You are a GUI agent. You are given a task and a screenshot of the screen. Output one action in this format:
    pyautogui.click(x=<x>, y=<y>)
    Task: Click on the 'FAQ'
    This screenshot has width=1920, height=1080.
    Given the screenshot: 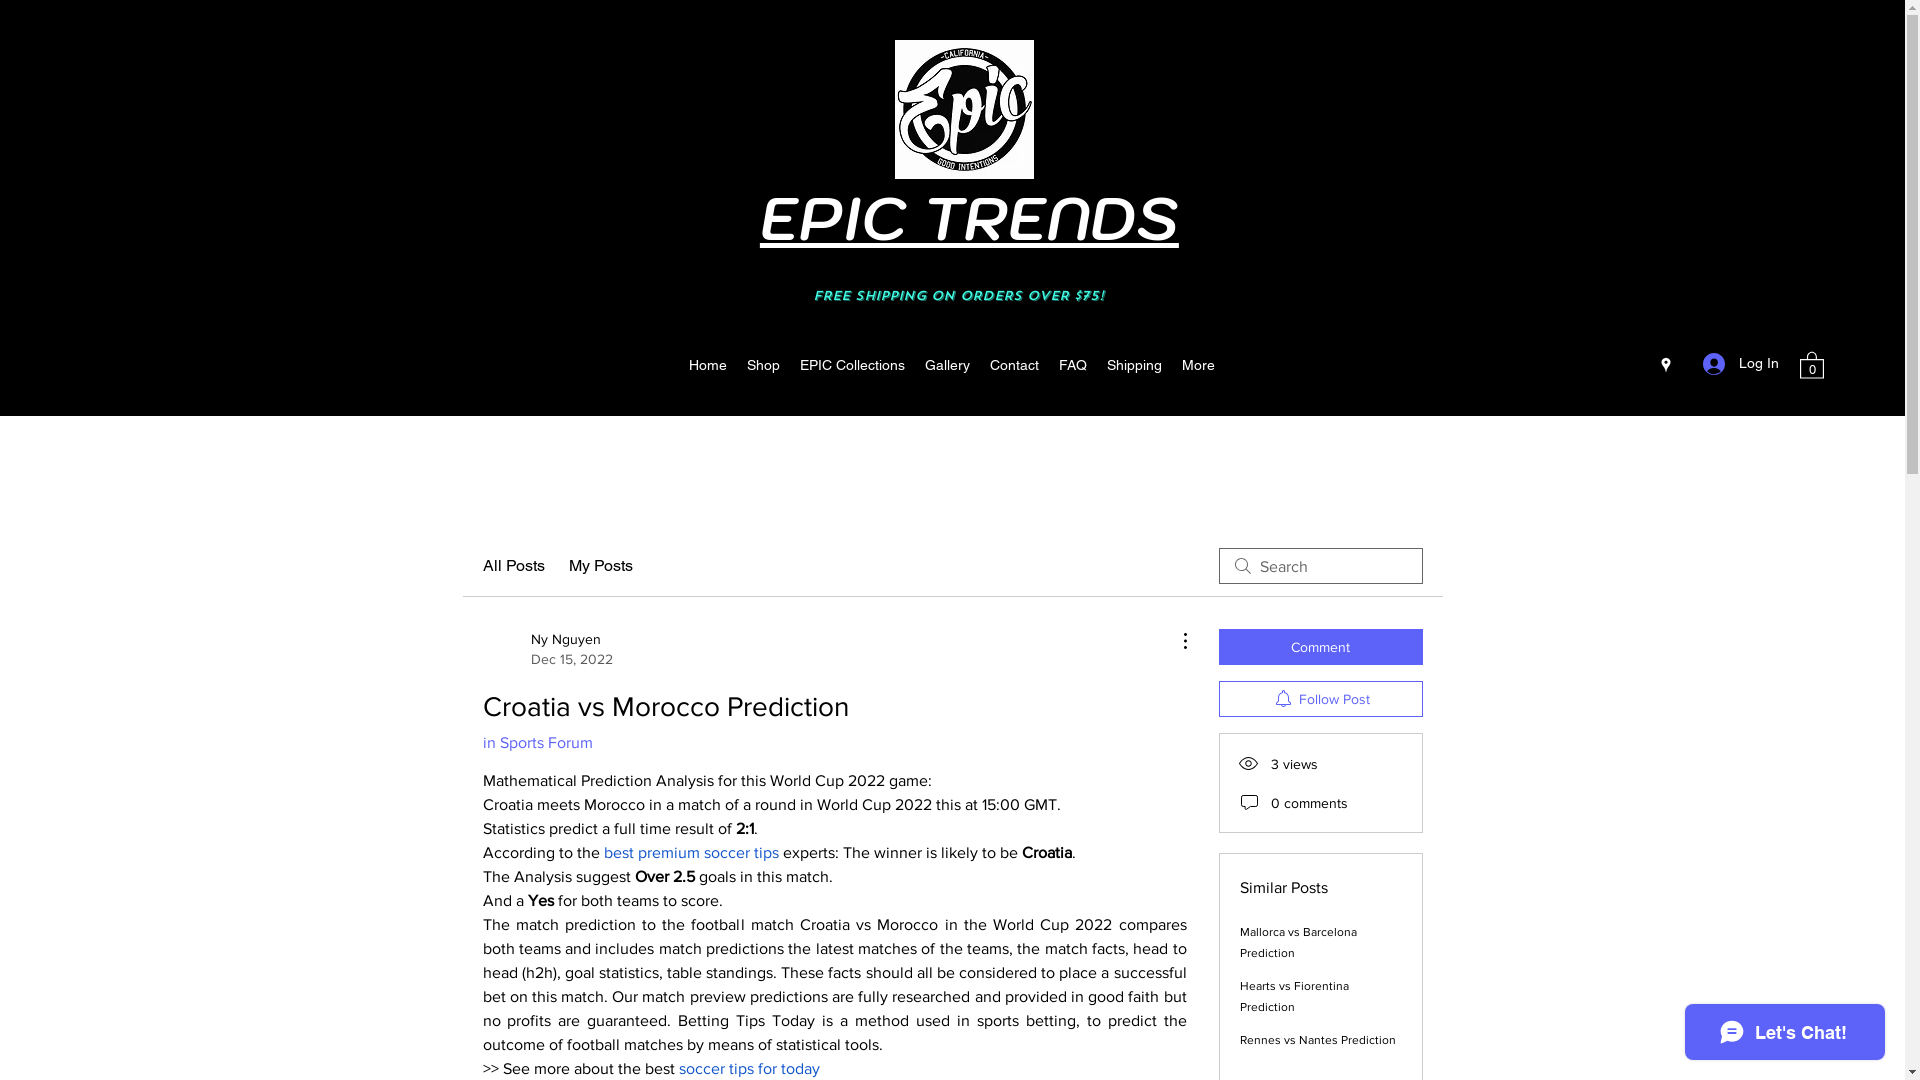 What is the action you would take?
    pyautogui.click(x=1072, y=365)
    